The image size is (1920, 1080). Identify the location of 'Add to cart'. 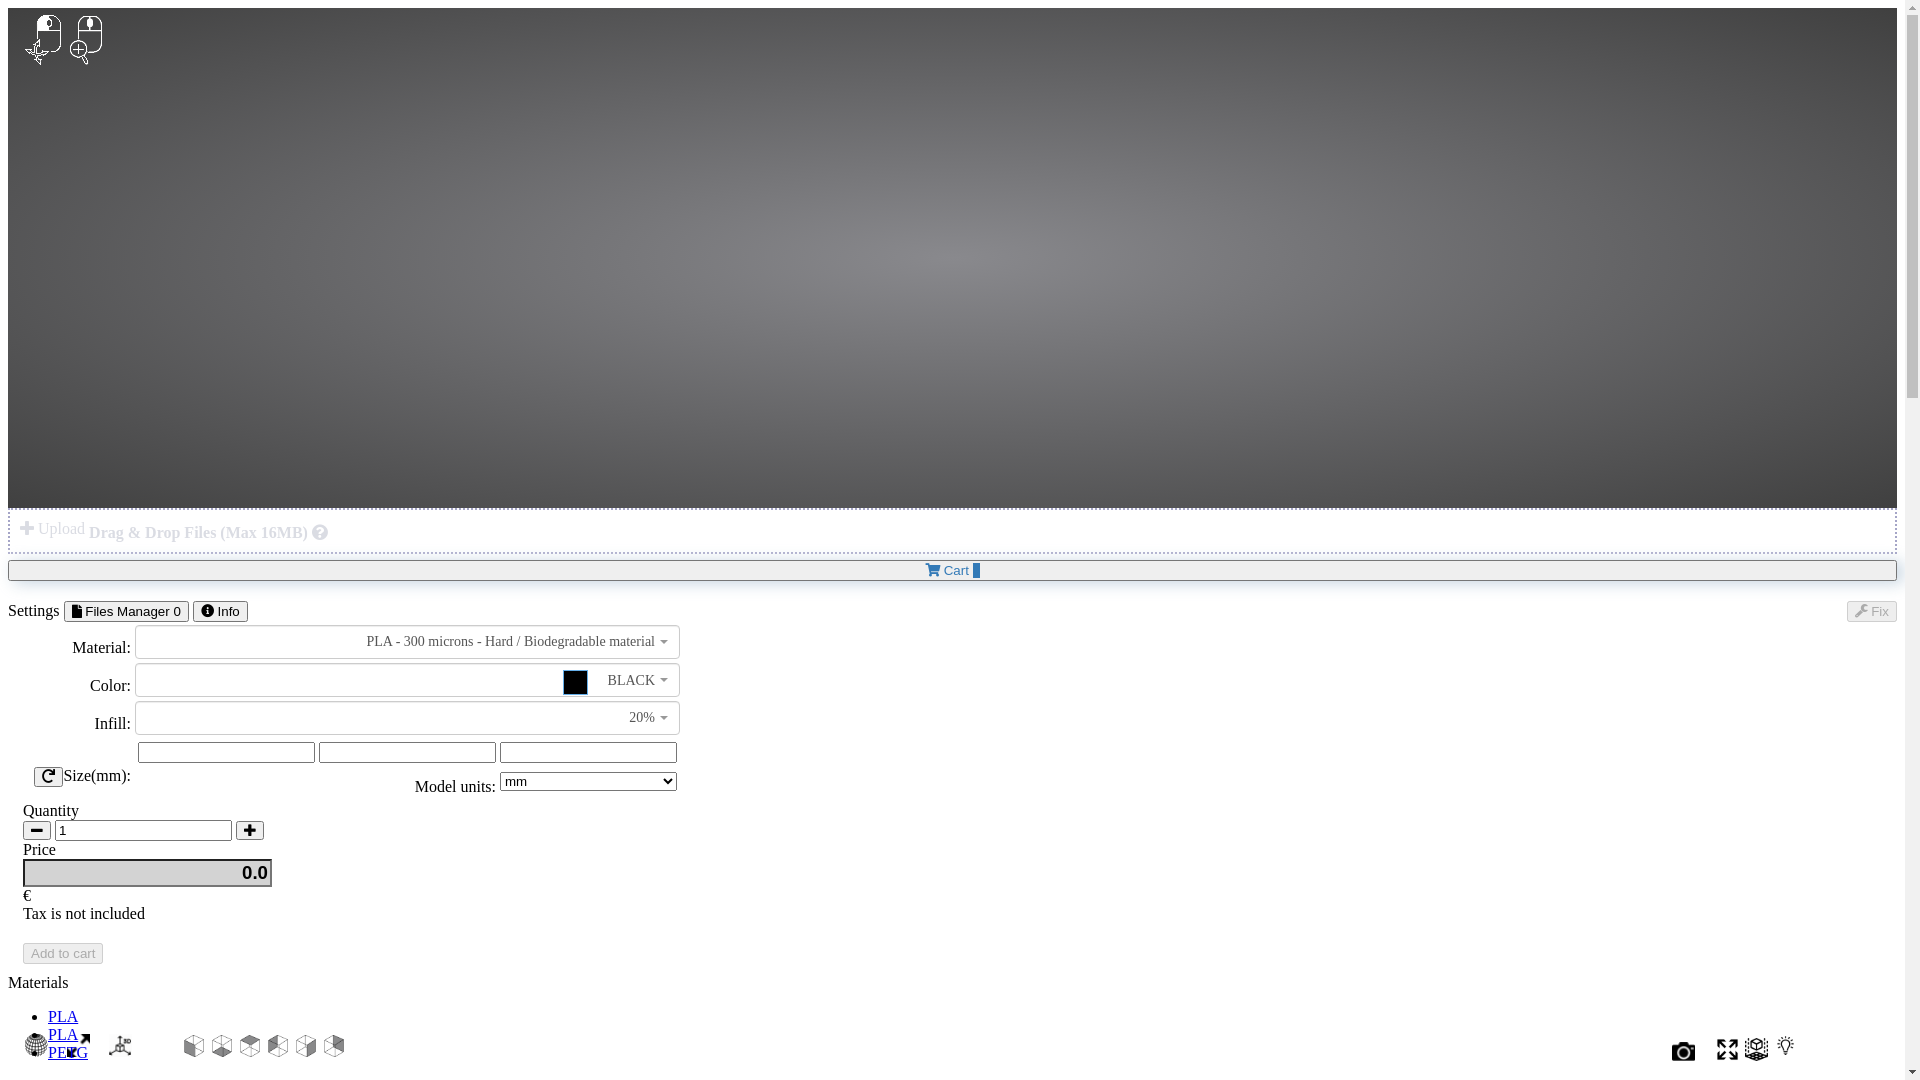
(62, 952).